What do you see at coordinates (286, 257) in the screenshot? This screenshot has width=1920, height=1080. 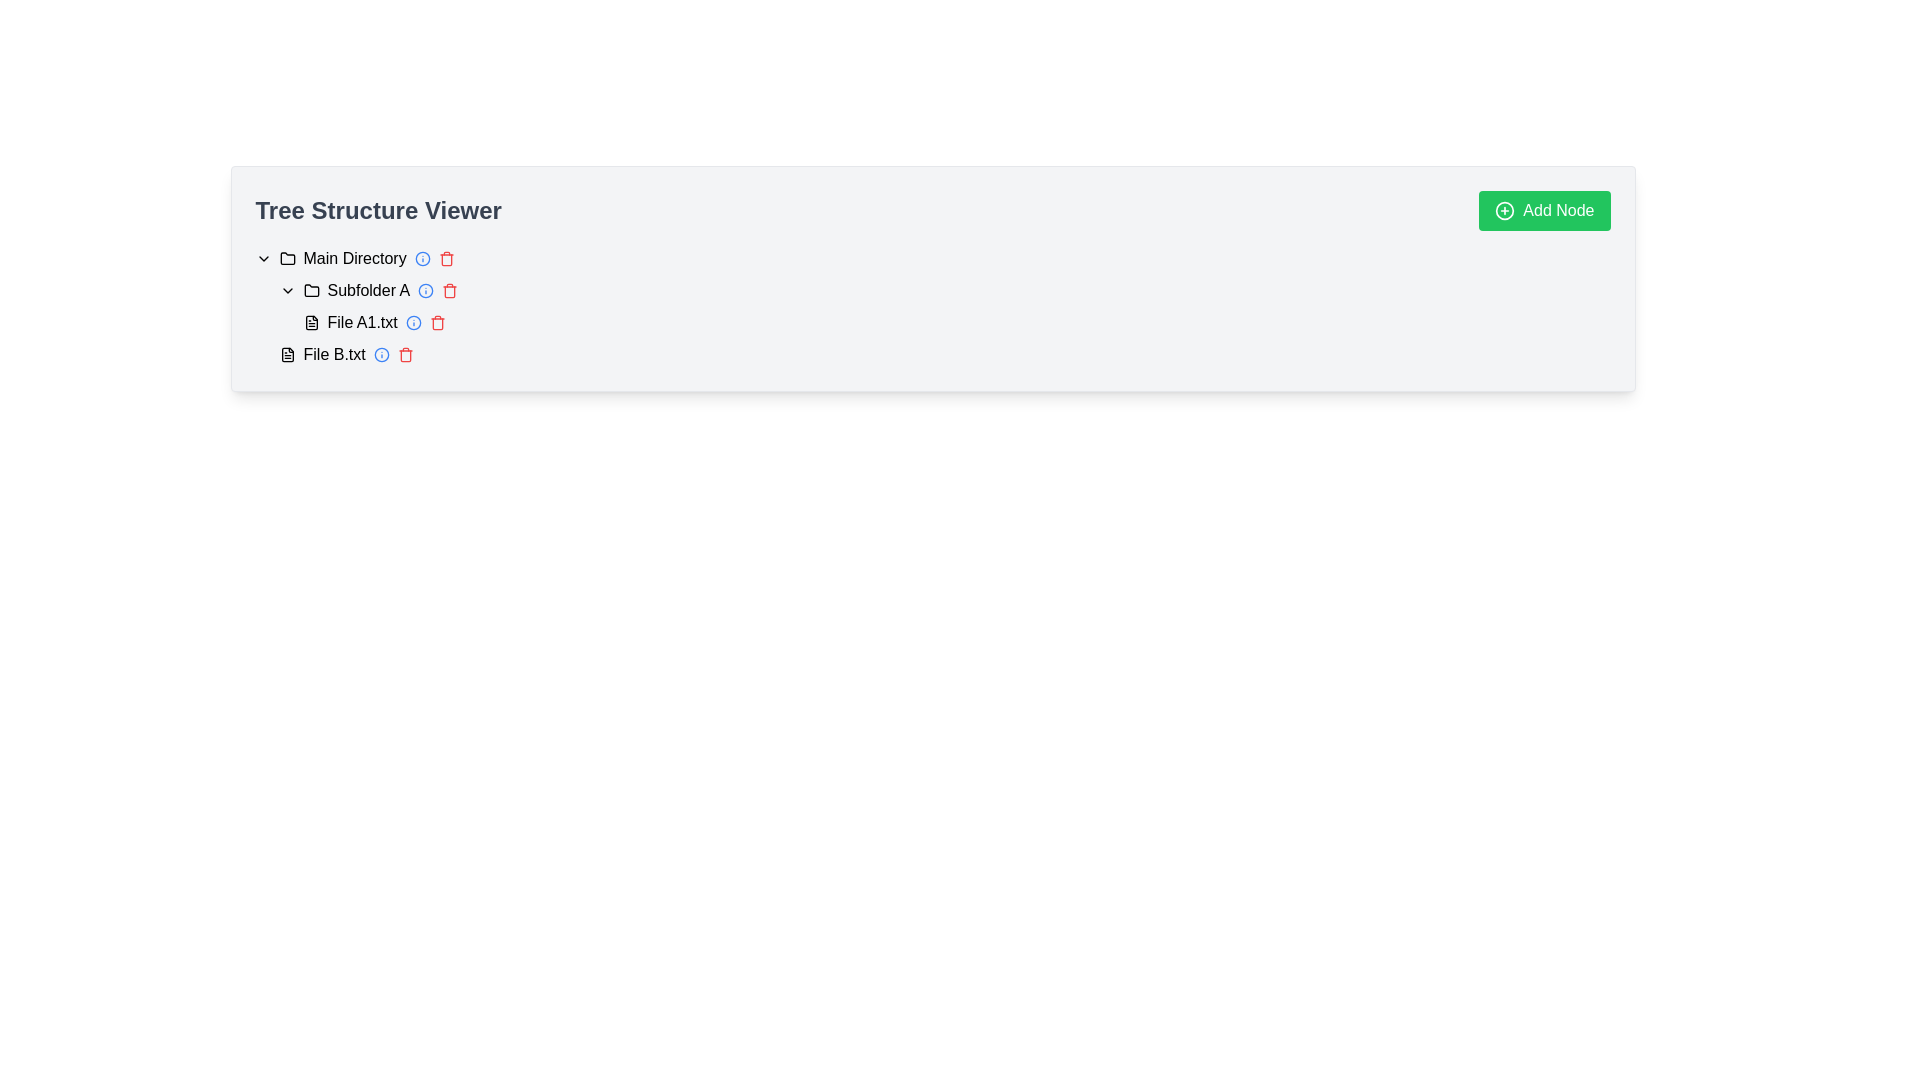 I see `the folder icon located to the left of the 'Main Directory' text` at bounding box center [286, 257].